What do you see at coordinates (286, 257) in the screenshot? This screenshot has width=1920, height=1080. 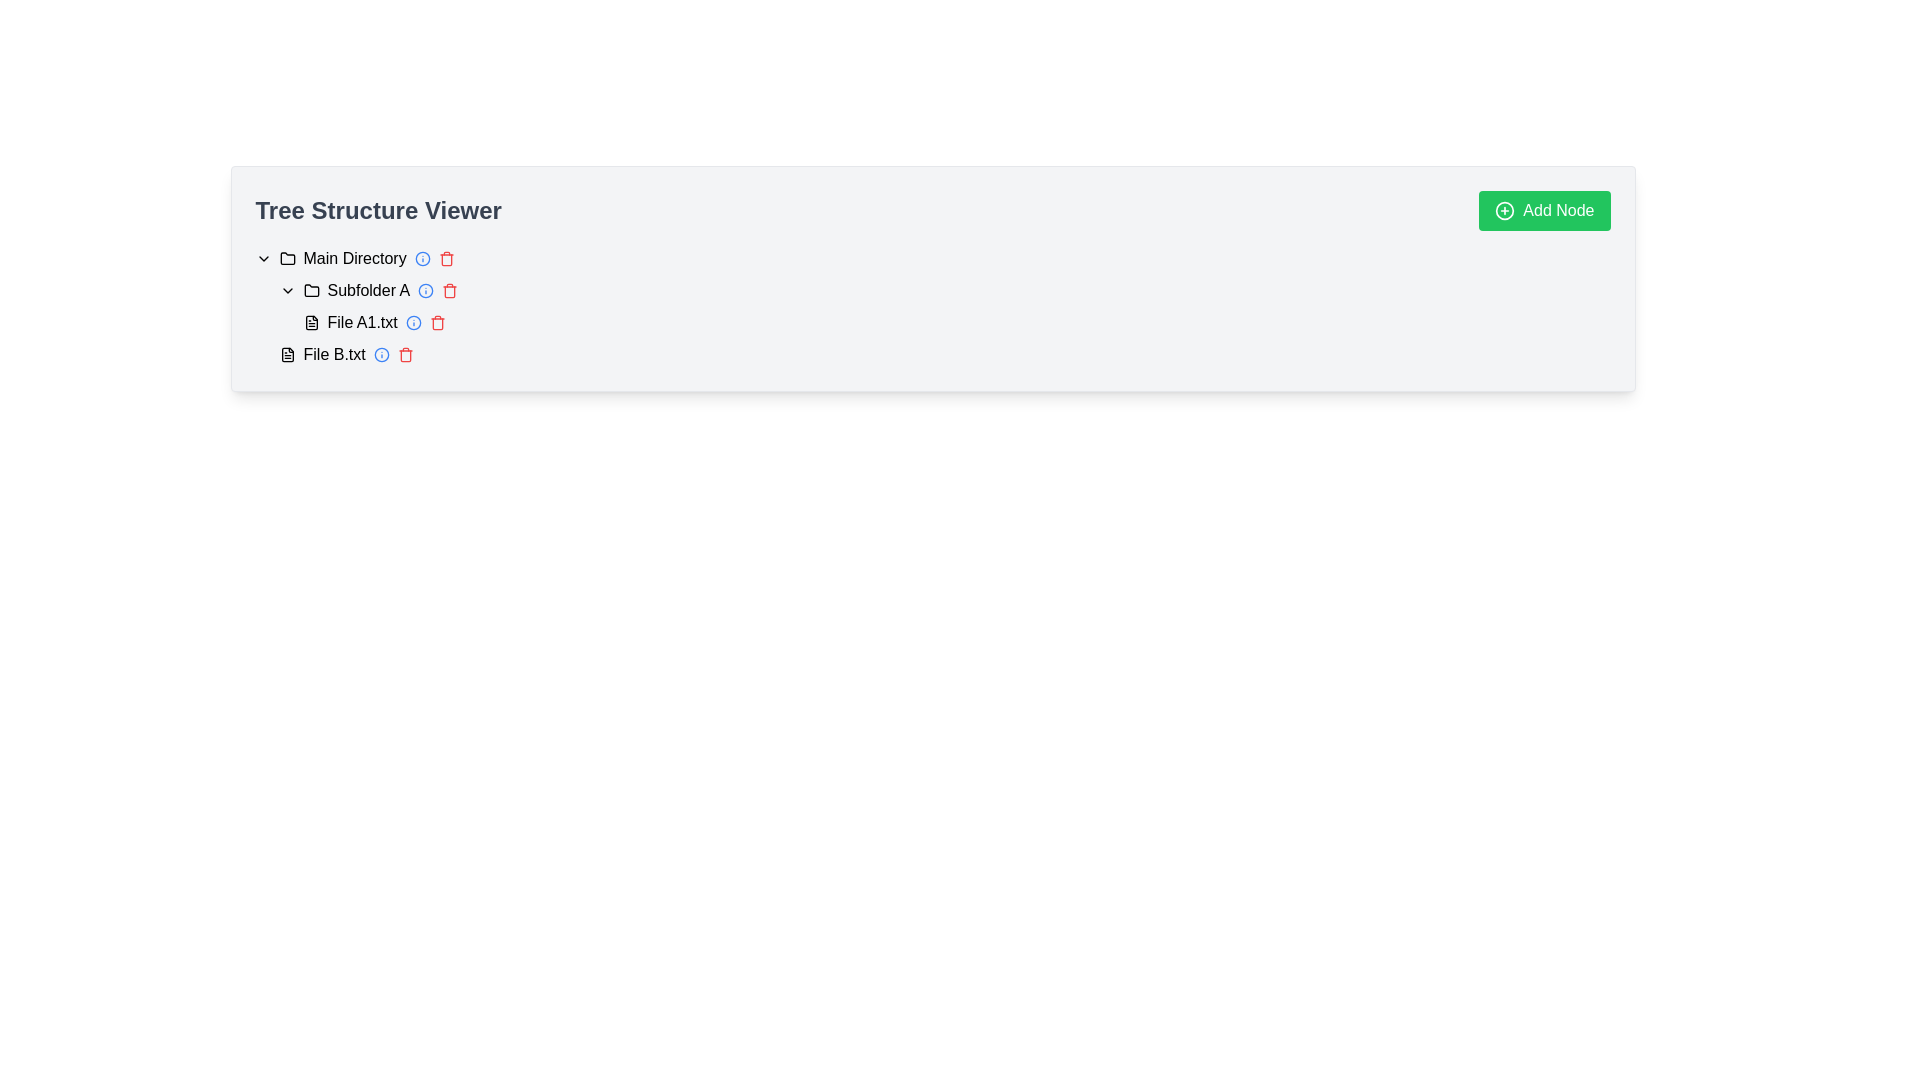 I see `the folder icon located to the left of the 'Main Directory' text` at bounding box center [286, 257].